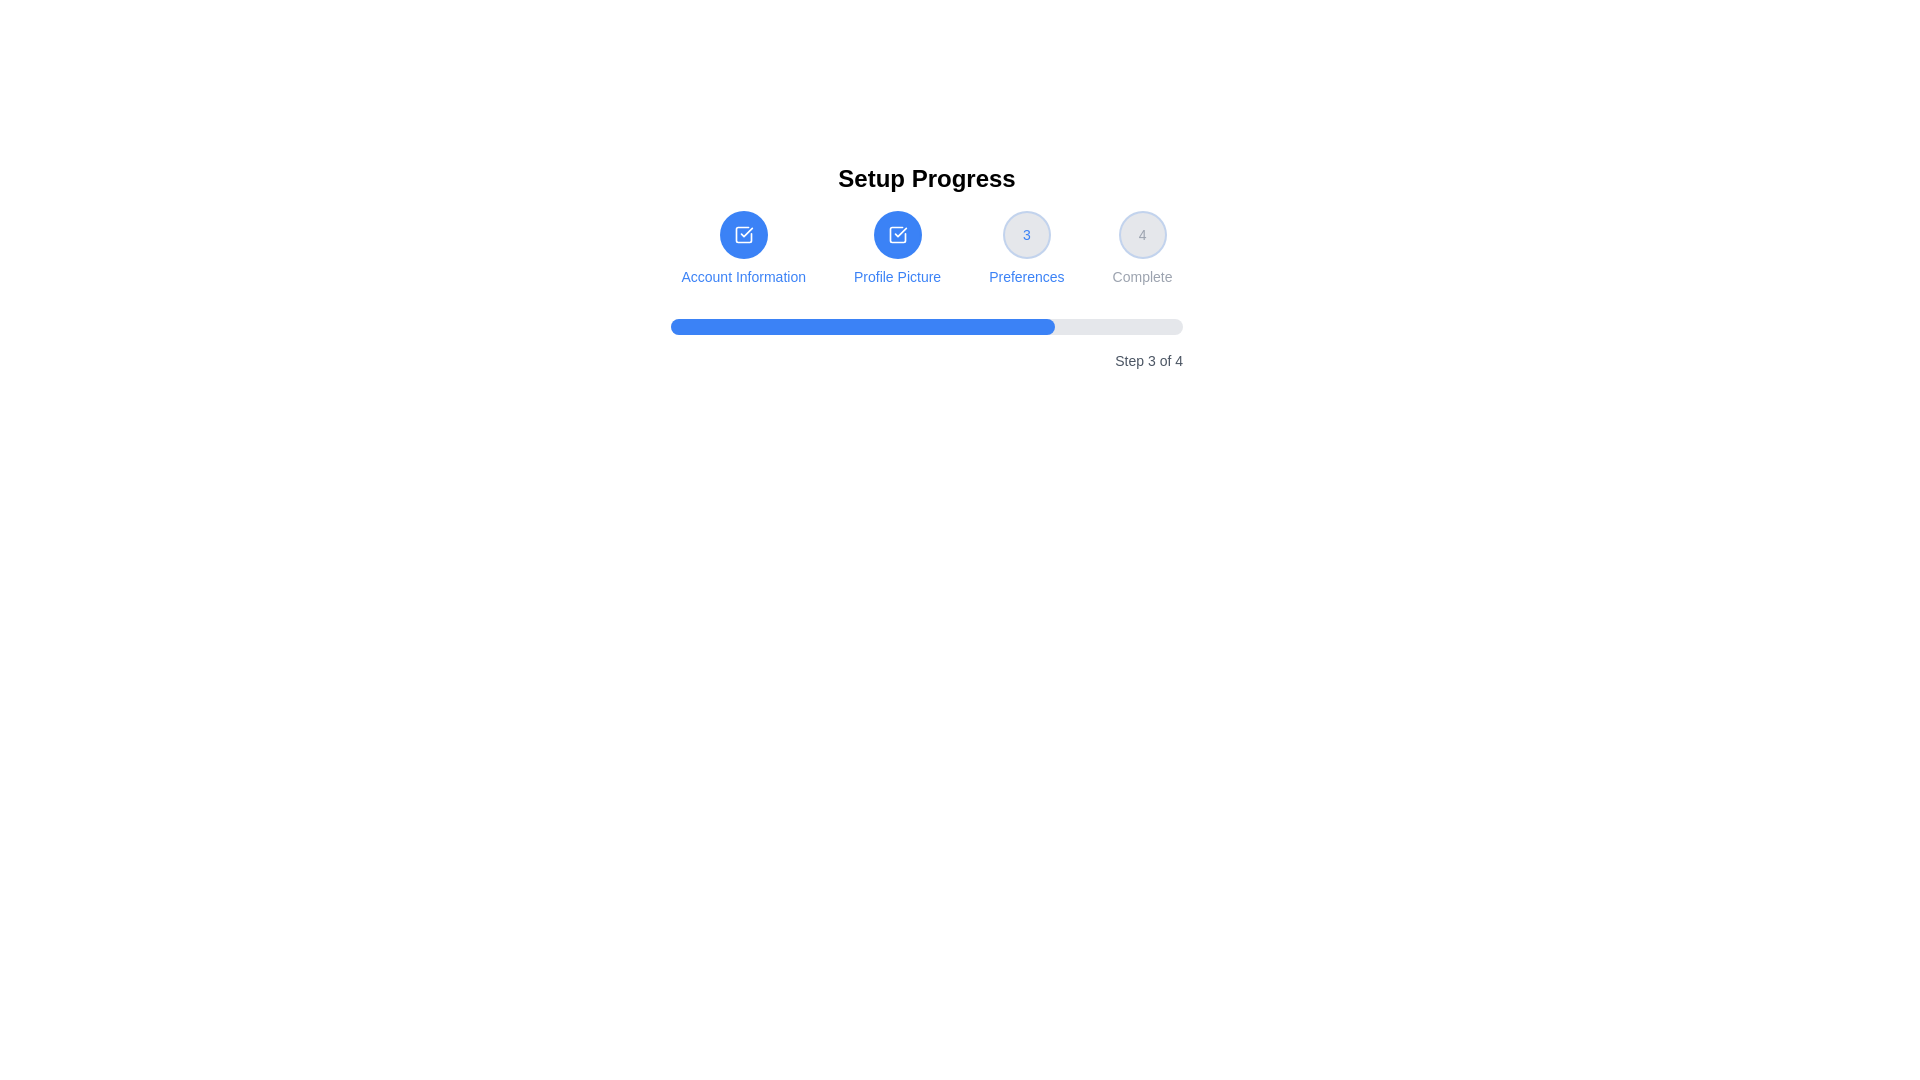 The width and height of the screenshot is (1920, 1080). Describe the element at coordinates (742, 234) in the screenshot. I see `the square icon with a checkmark inside it, which represents the 'Account Information' step in the progress navigation for the setup process` at that location.